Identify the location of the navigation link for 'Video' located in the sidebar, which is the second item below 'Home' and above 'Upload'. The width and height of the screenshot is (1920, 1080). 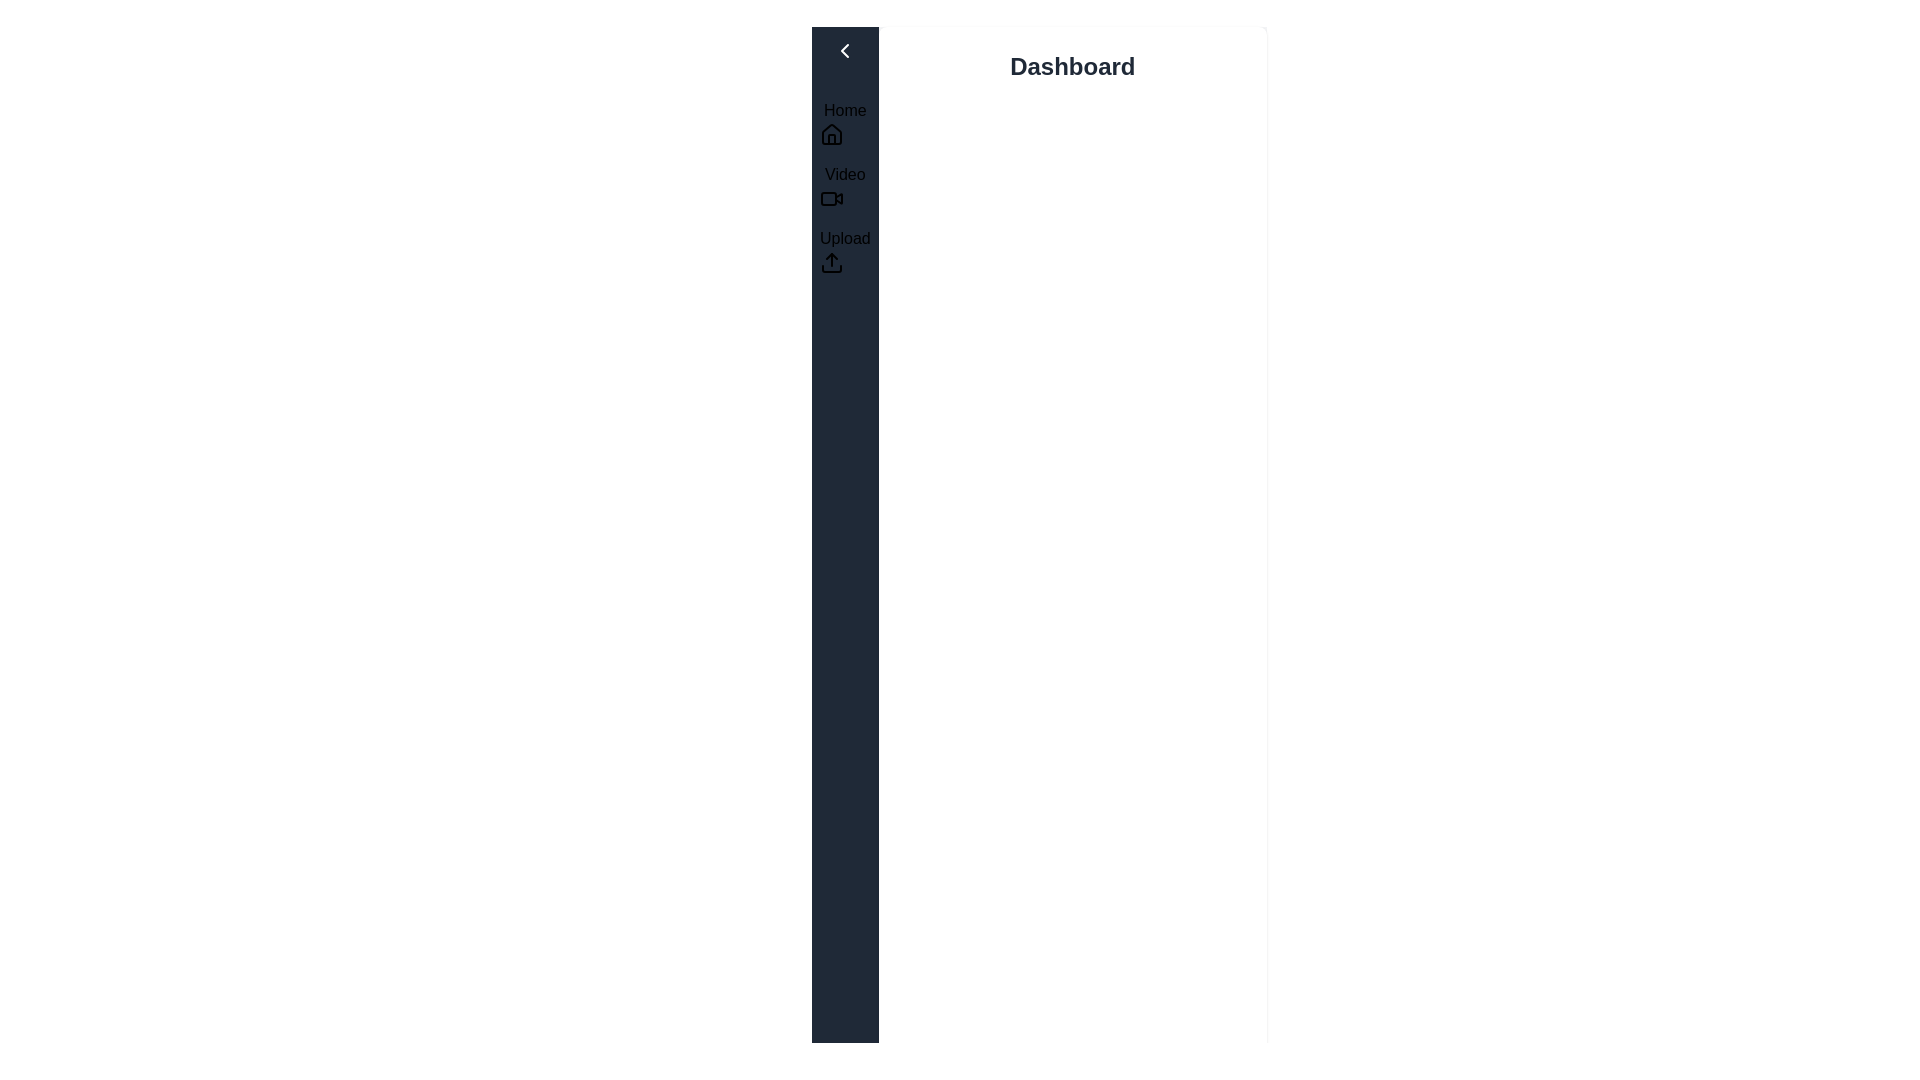
(845, 186).